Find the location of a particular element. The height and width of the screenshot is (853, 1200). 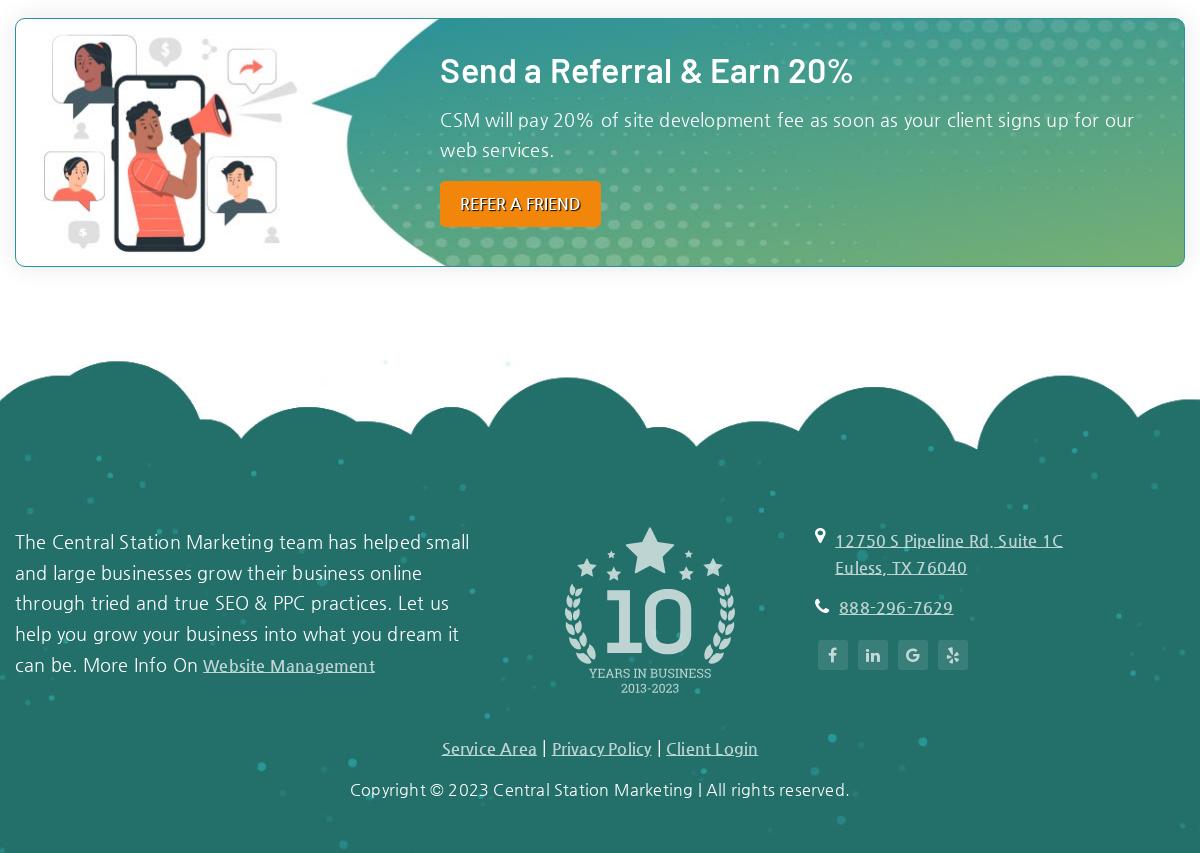

'The Central Station Marketing team has helped small and large
            businesses grow their business online through tried and true SEO &
            PPC practices. Let us help you grow your business into what you
            dream it can be. More Info On' is located at coordinates (15, 601).